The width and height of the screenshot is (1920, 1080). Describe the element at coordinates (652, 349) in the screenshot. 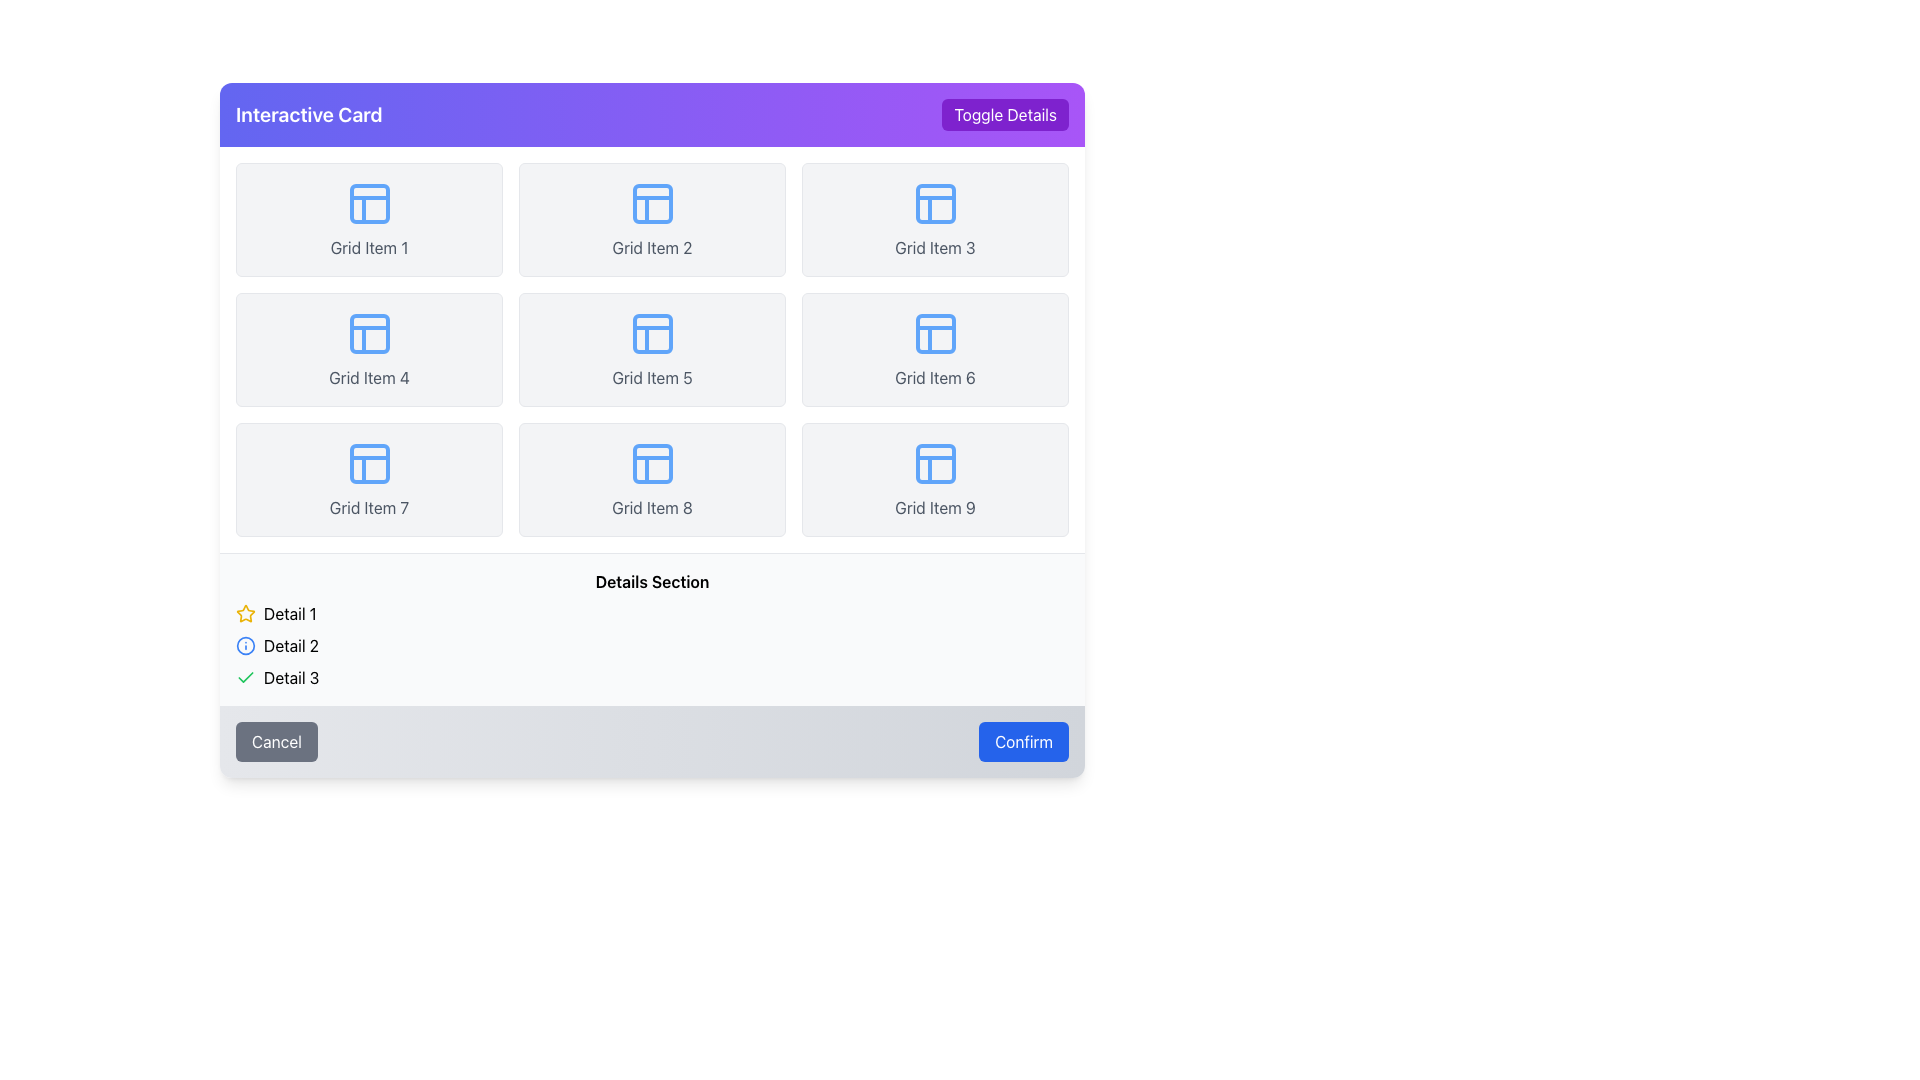

I see `an item within the grid layout that contains nine equally sized items, each with a light gray background and labeled accordingly` at that location.